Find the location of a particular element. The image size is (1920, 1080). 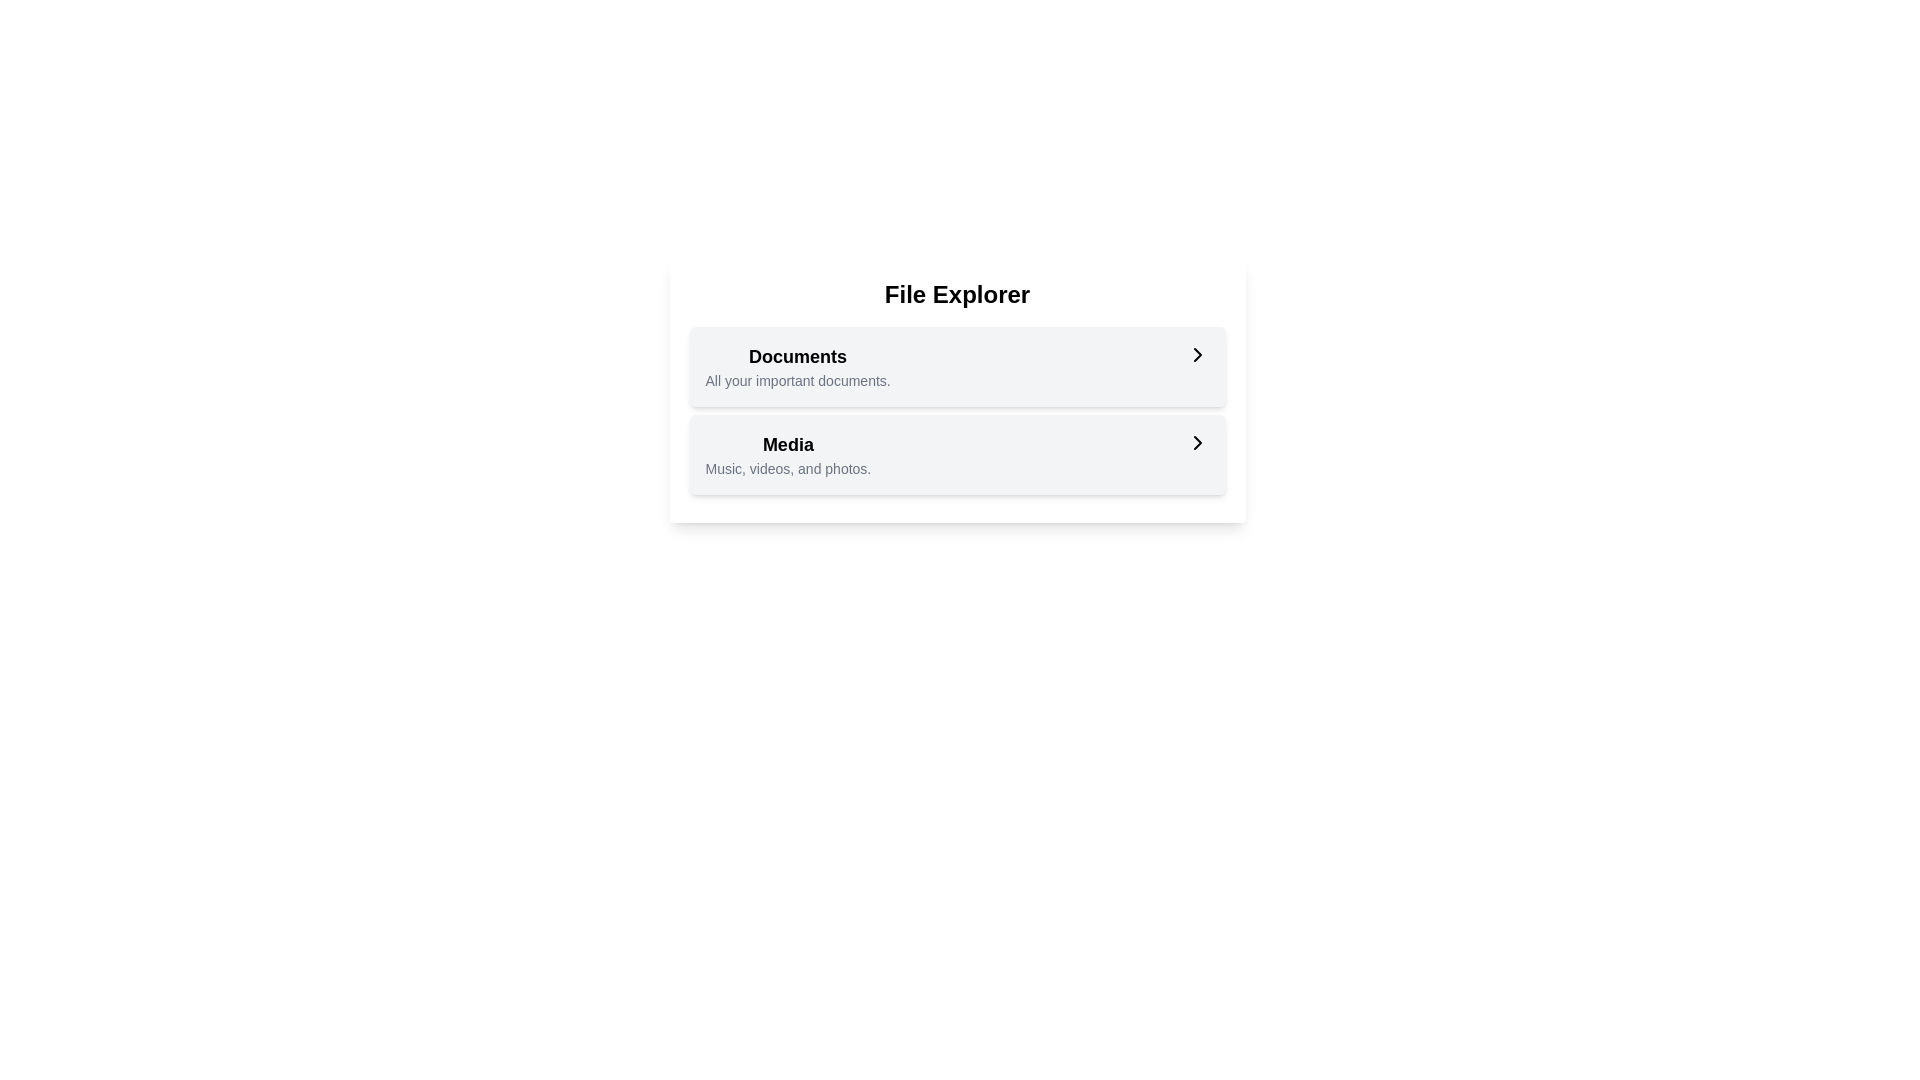

the 'Media' category button within the 'File Explorer' card for keyboard navigation is located at coordinates (956, 455).